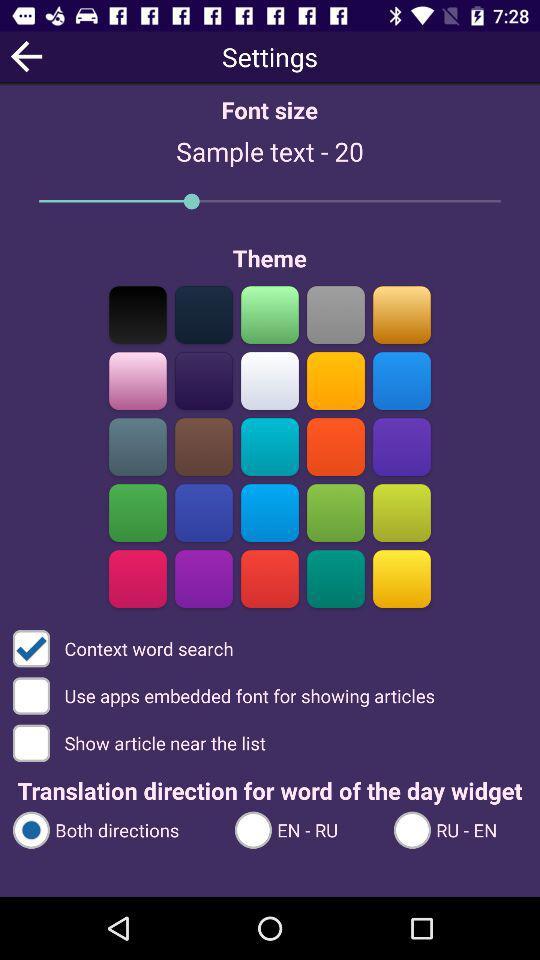 This screenshot has width=540, height=960. What do you see at coordinates (25, 55) in the screenshot?
I see `previous` at bounding box center [25, 55].